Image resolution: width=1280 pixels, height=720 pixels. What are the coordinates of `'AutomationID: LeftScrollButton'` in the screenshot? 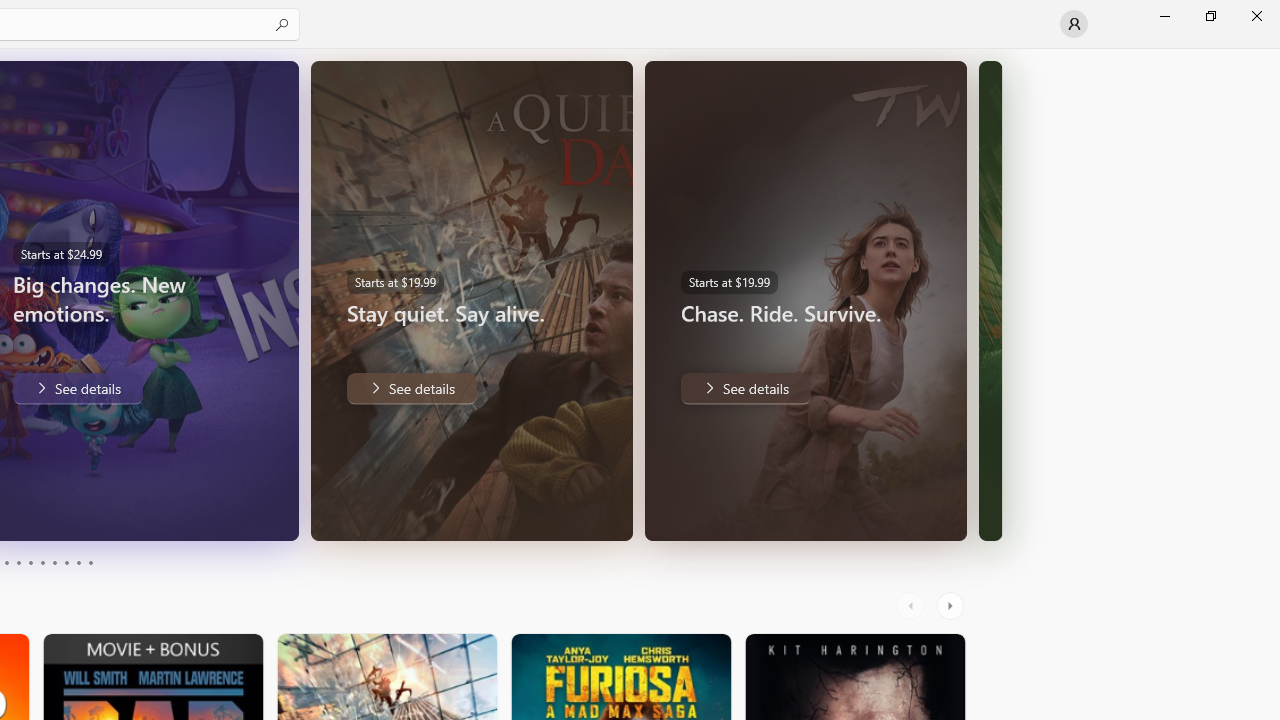 It's located at (912, 605).